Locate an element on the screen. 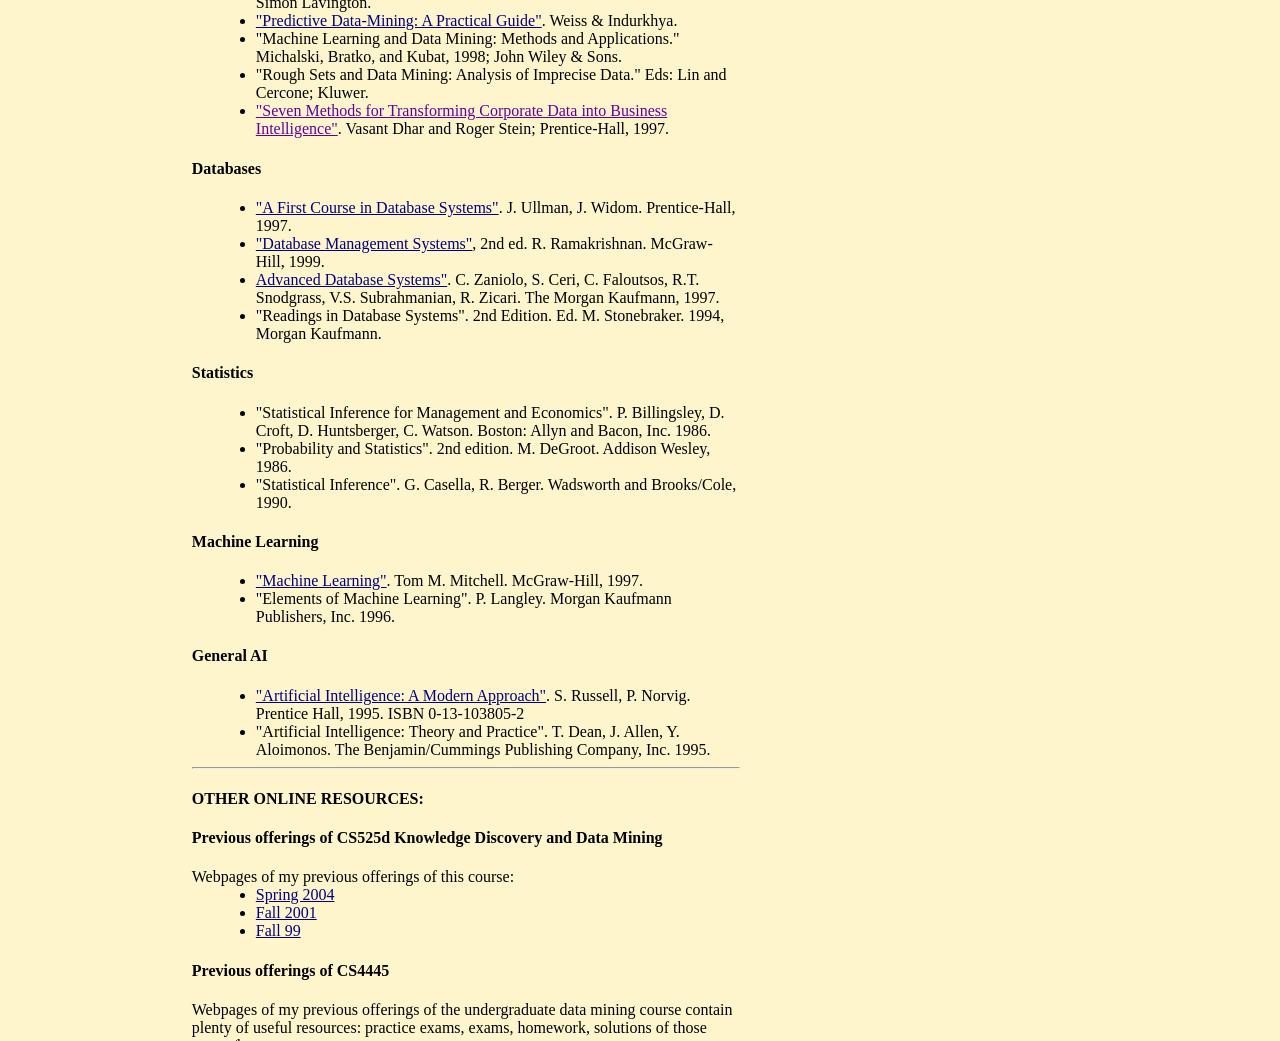 The width and height of the screenshot is (1280, 1041). '"Seven Methods for Transforming Corporate Data into 
     Business Intelligence"' is located at coordinates (253, 119).